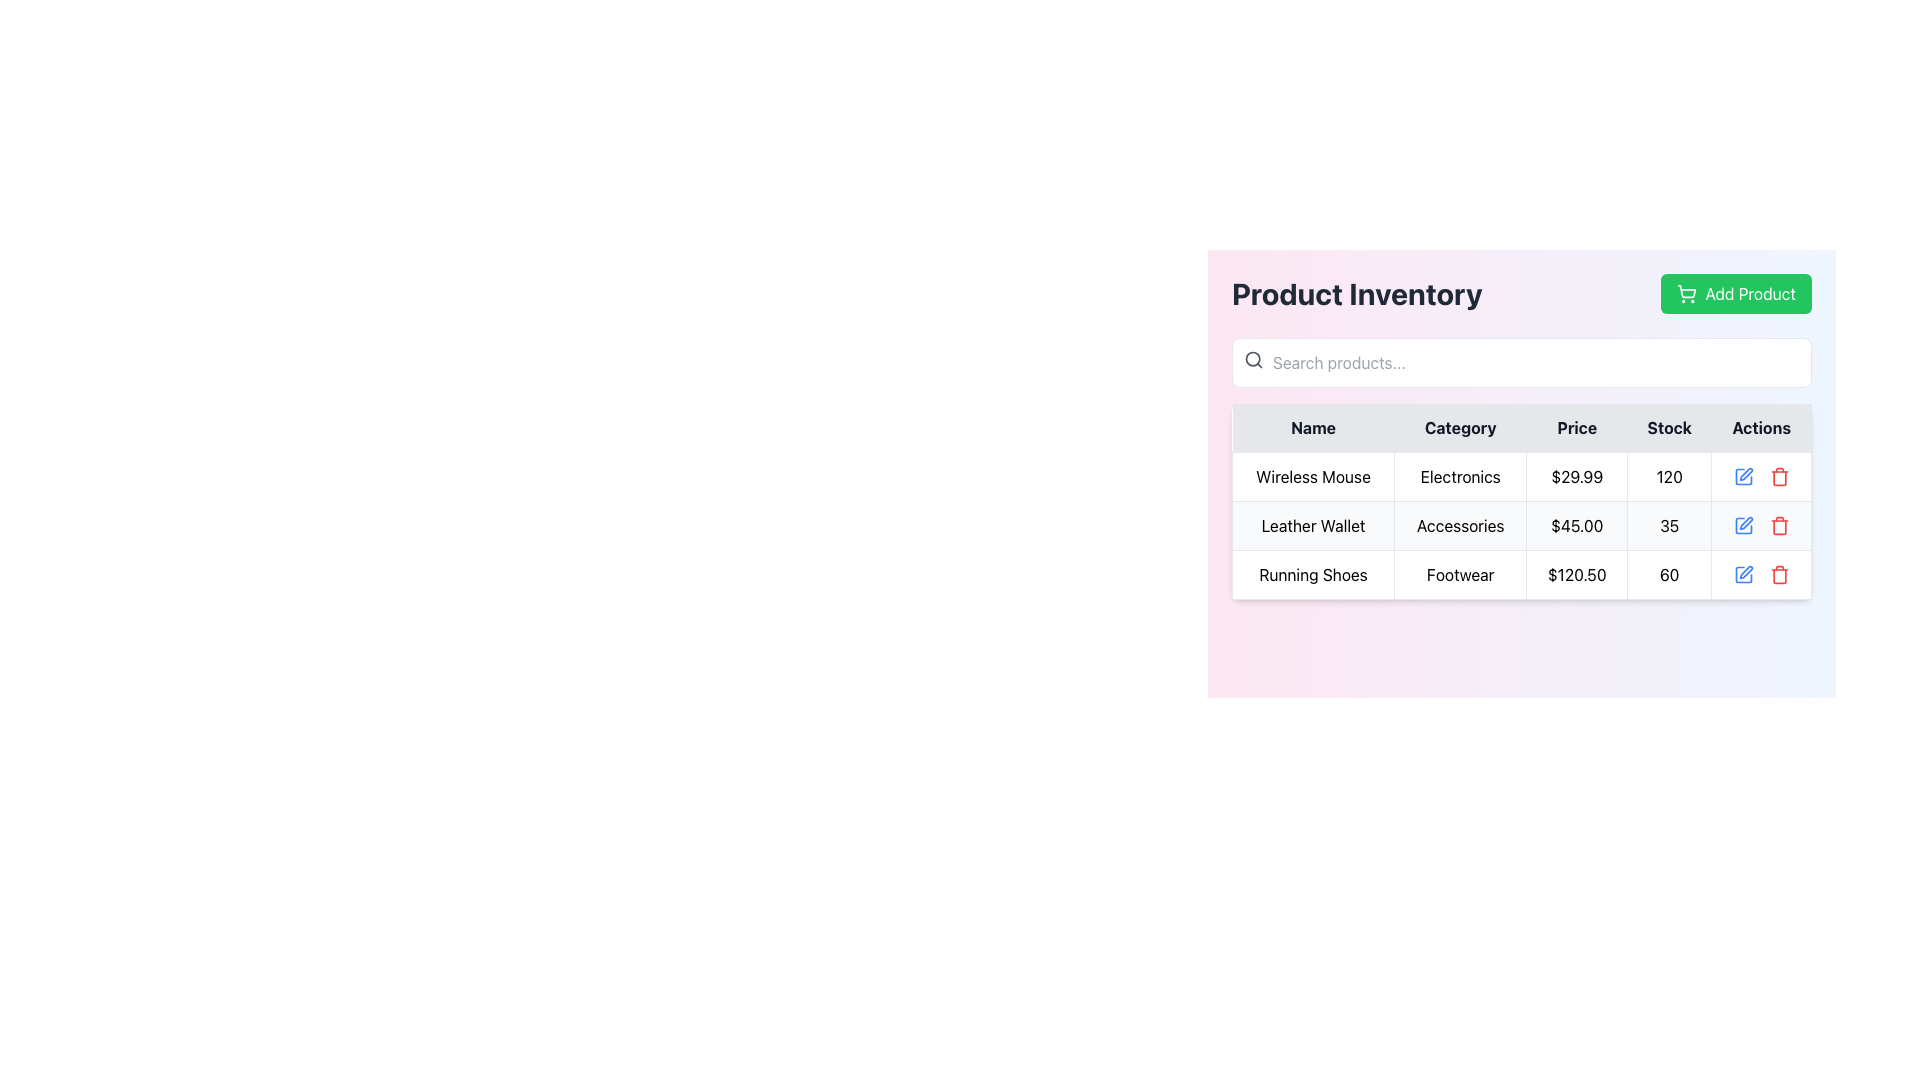  Describe the element at coordinates (1669, 427) in the screenshot. I see `the 'Stock' text label, which is the fourth column header in the table, clearly styled with dark font on a light grey background` at that location.